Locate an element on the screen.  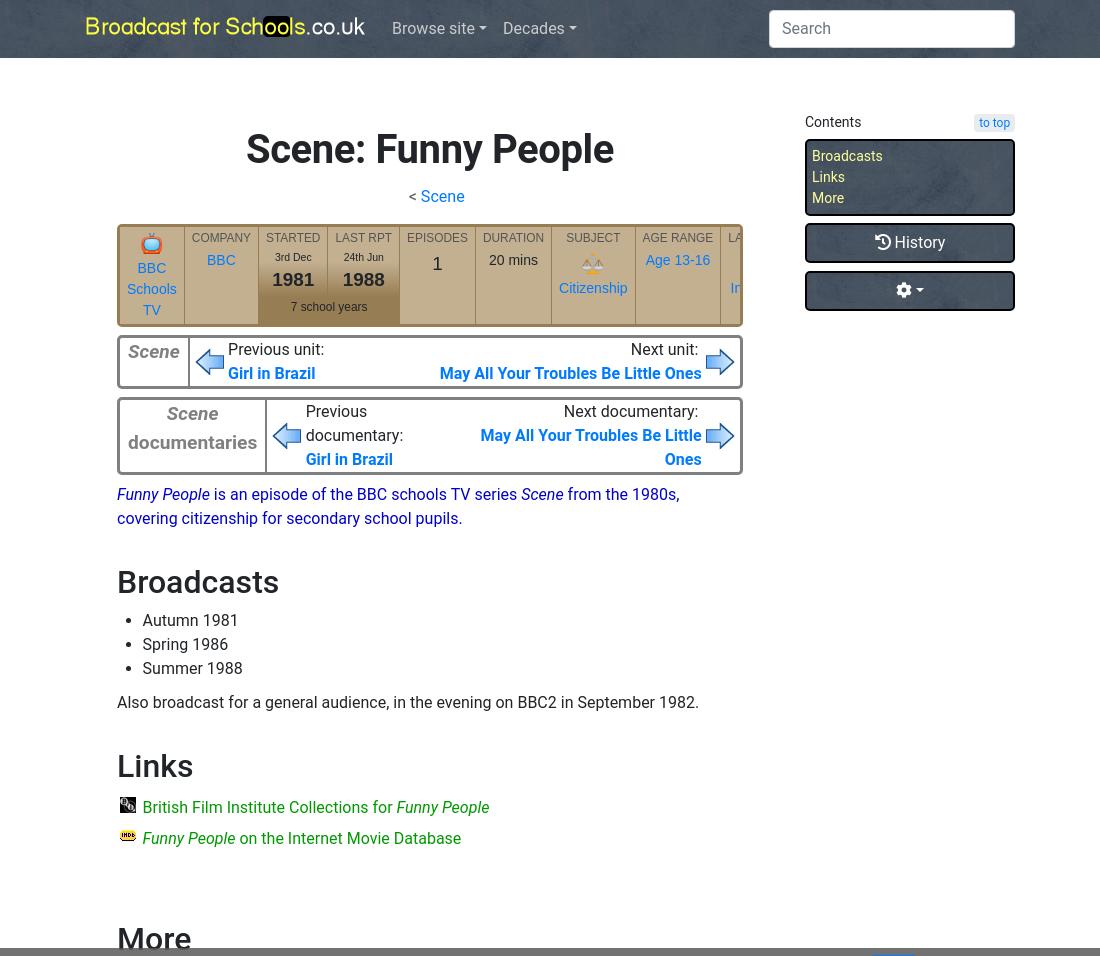
'started' is located at coordinates (292, 236).